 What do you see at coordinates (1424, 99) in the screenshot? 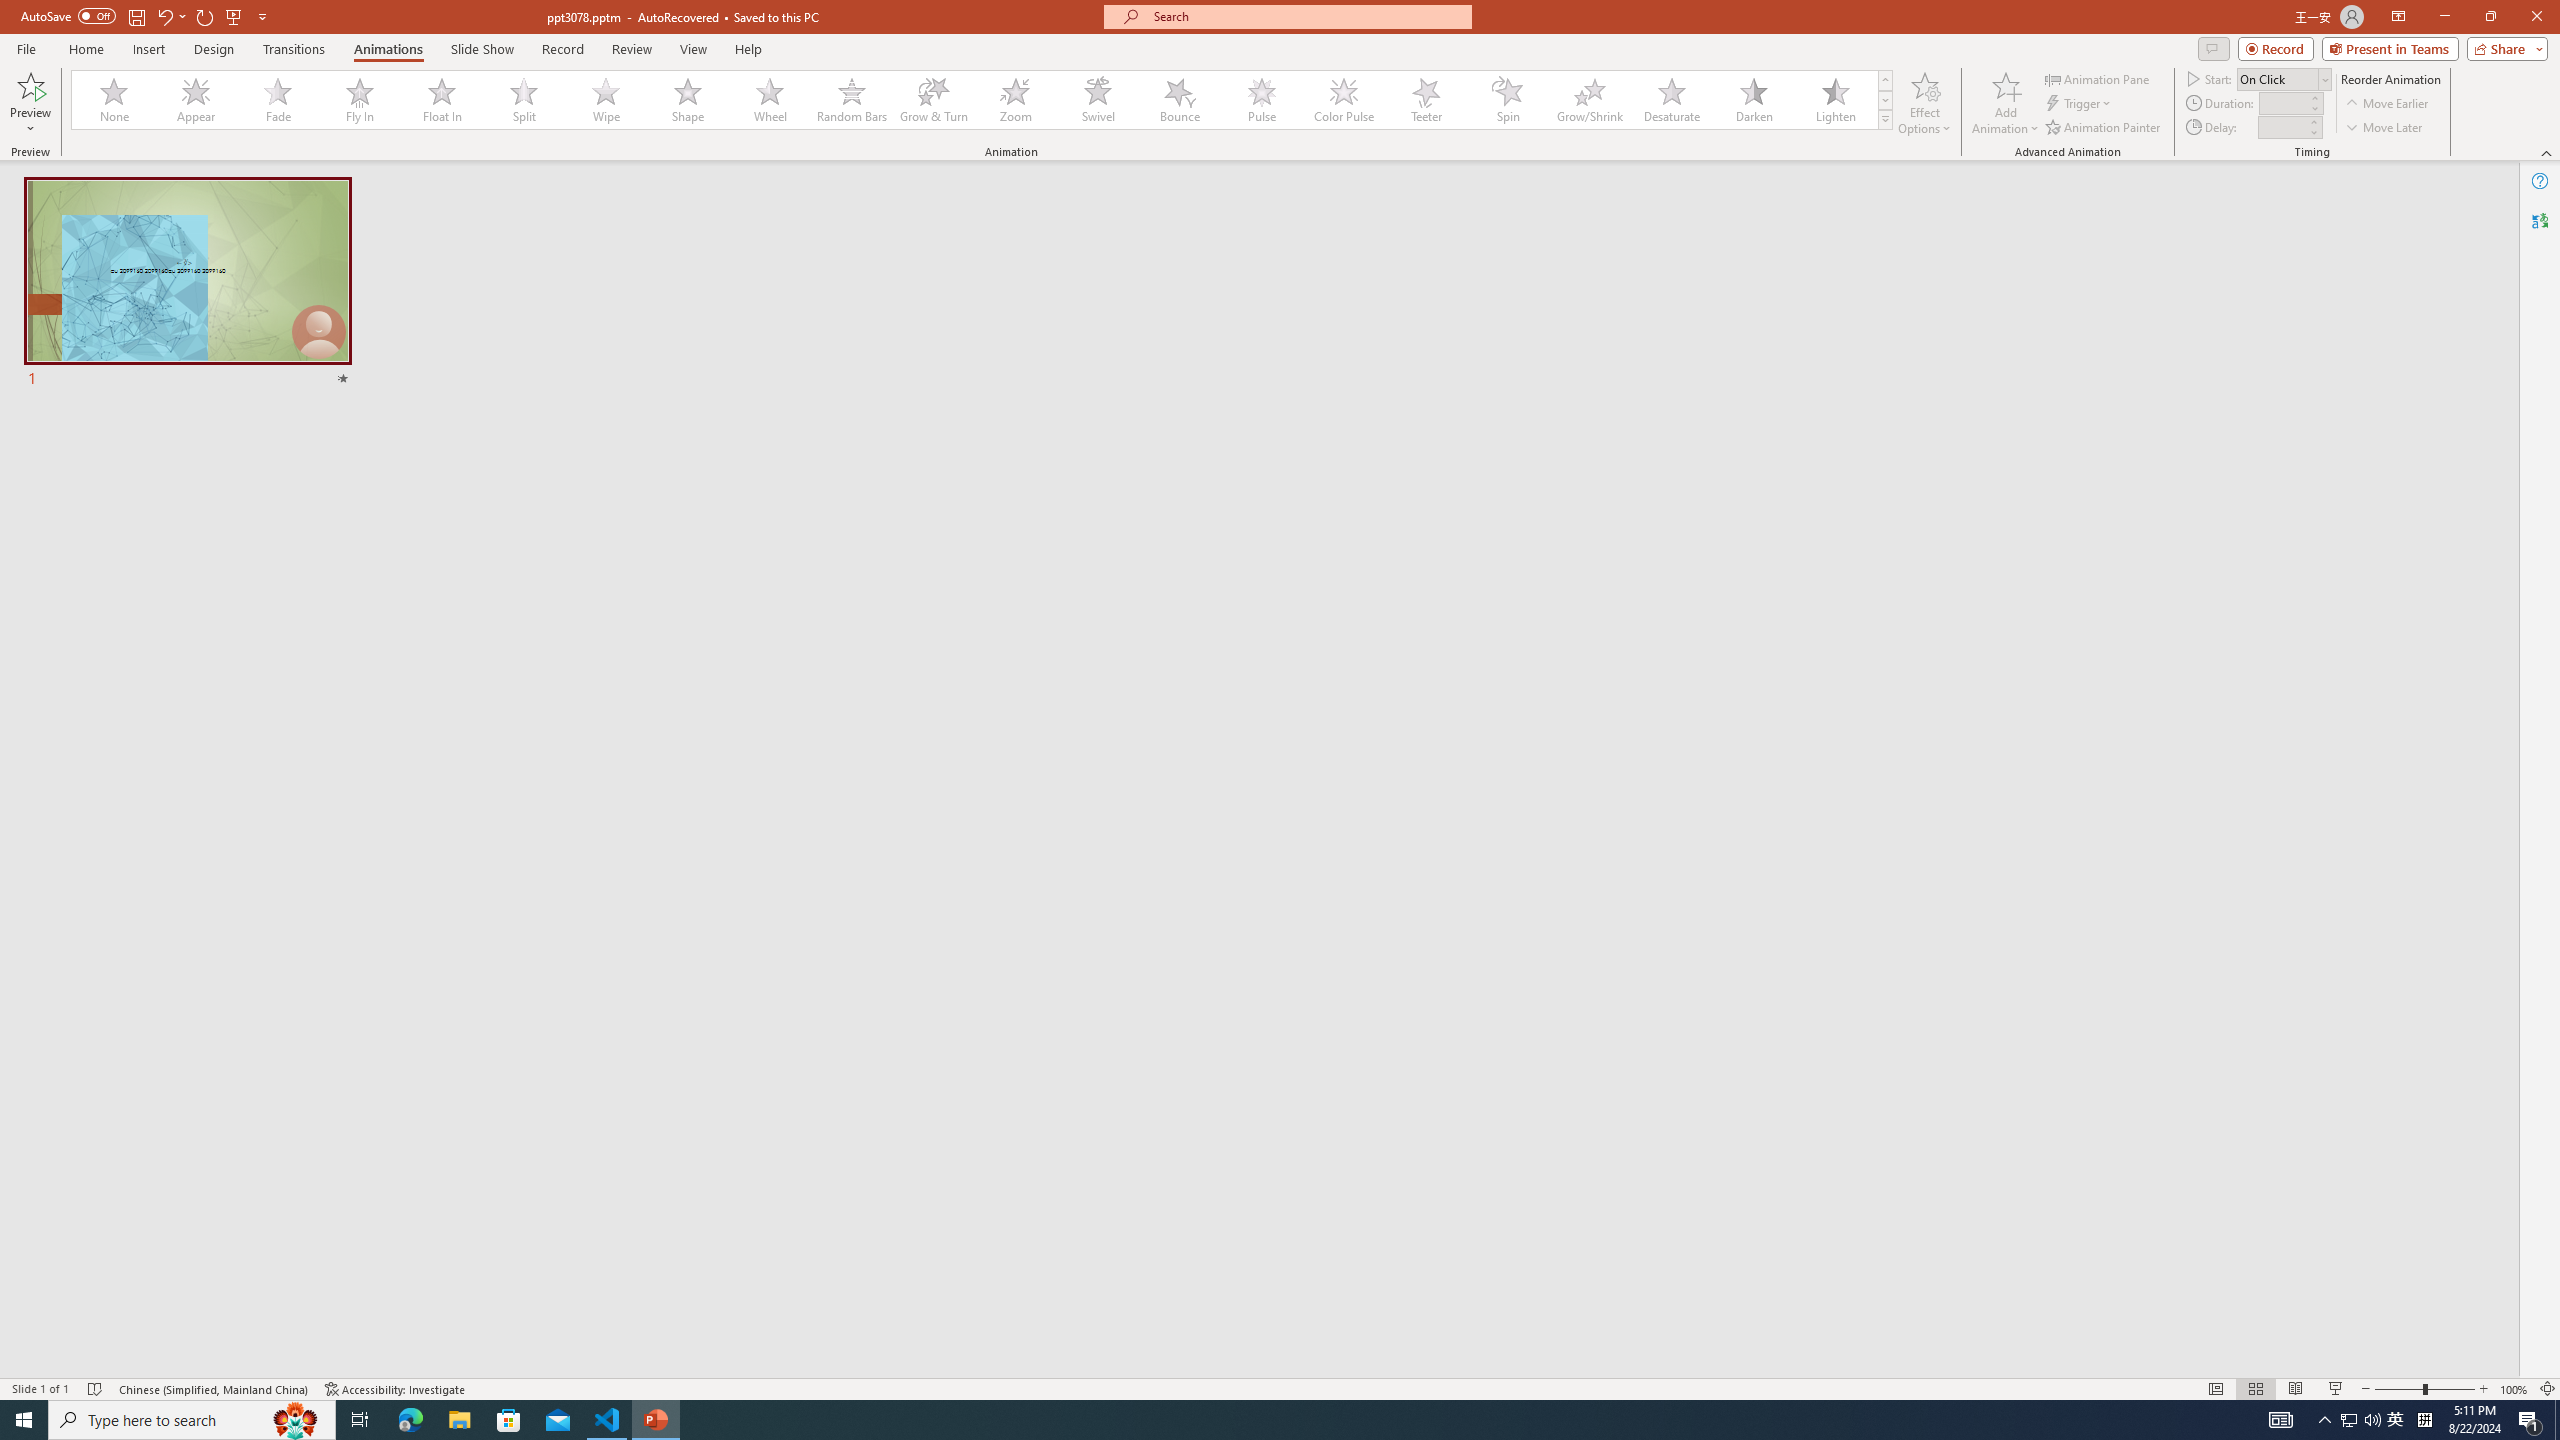
I see `'Teeter'` at bounding box center [1424, 99].